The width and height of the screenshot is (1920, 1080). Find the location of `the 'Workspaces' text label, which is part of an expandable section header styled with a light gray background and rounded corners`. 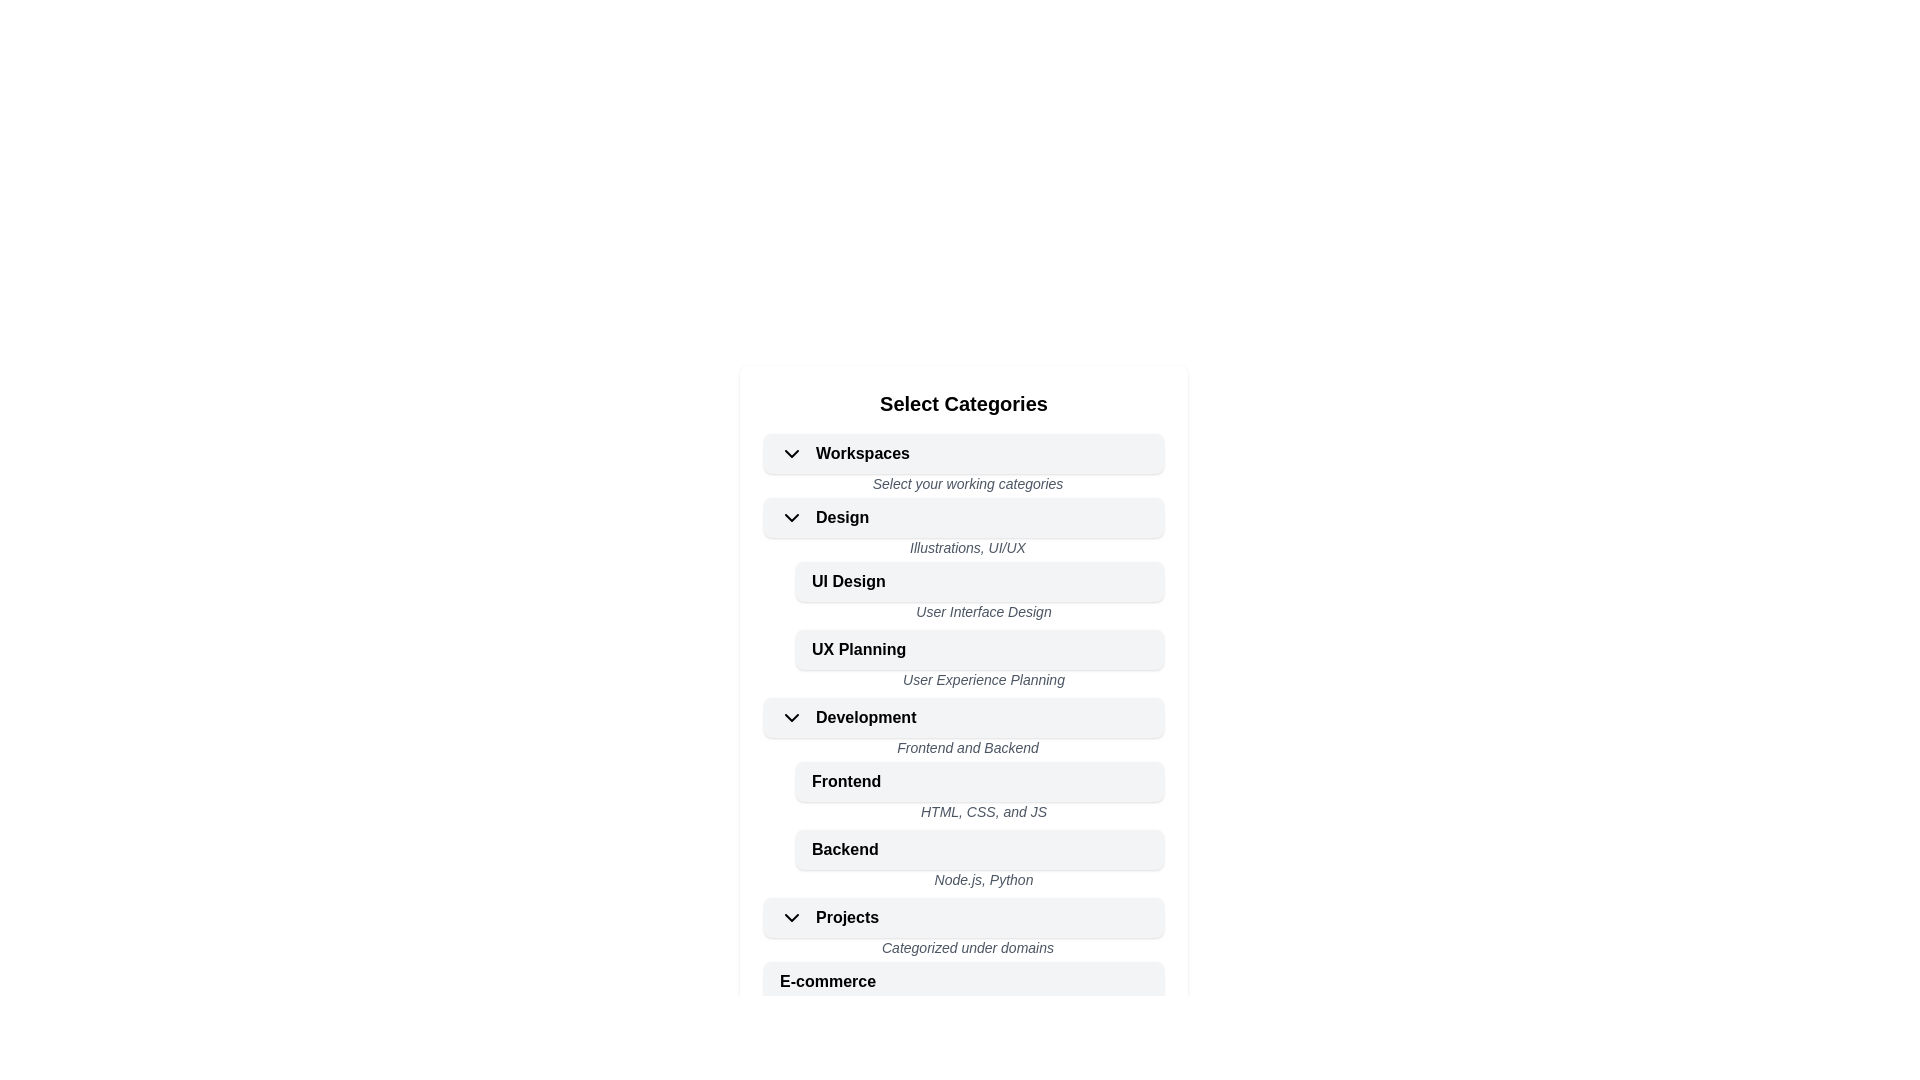

the 'Workspaces' text label, which is part of an expandable section header styled with a light gray background and rounded corners is located at coordinates (844, 454).